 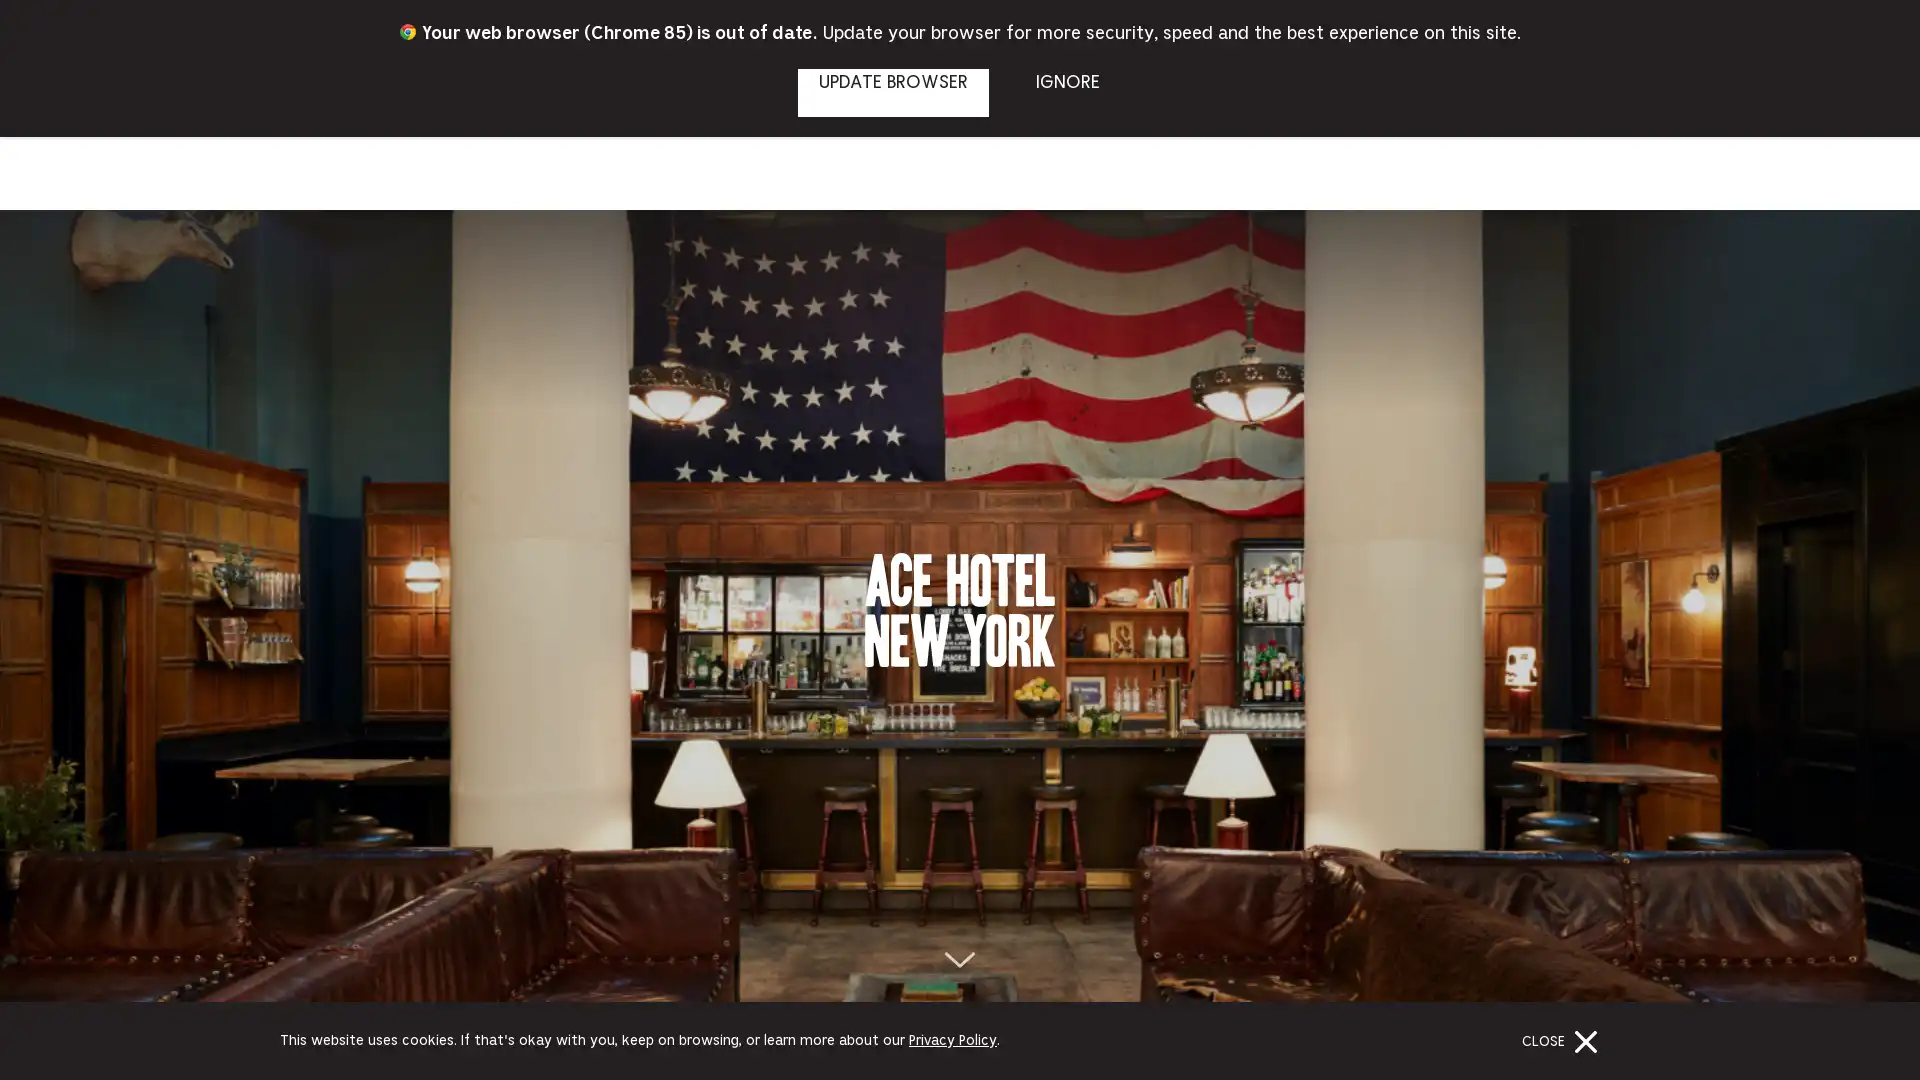 I want to click on CLOSE COOKIE DISCLOSURE NOTICE, so click(x=1563, y=1040).